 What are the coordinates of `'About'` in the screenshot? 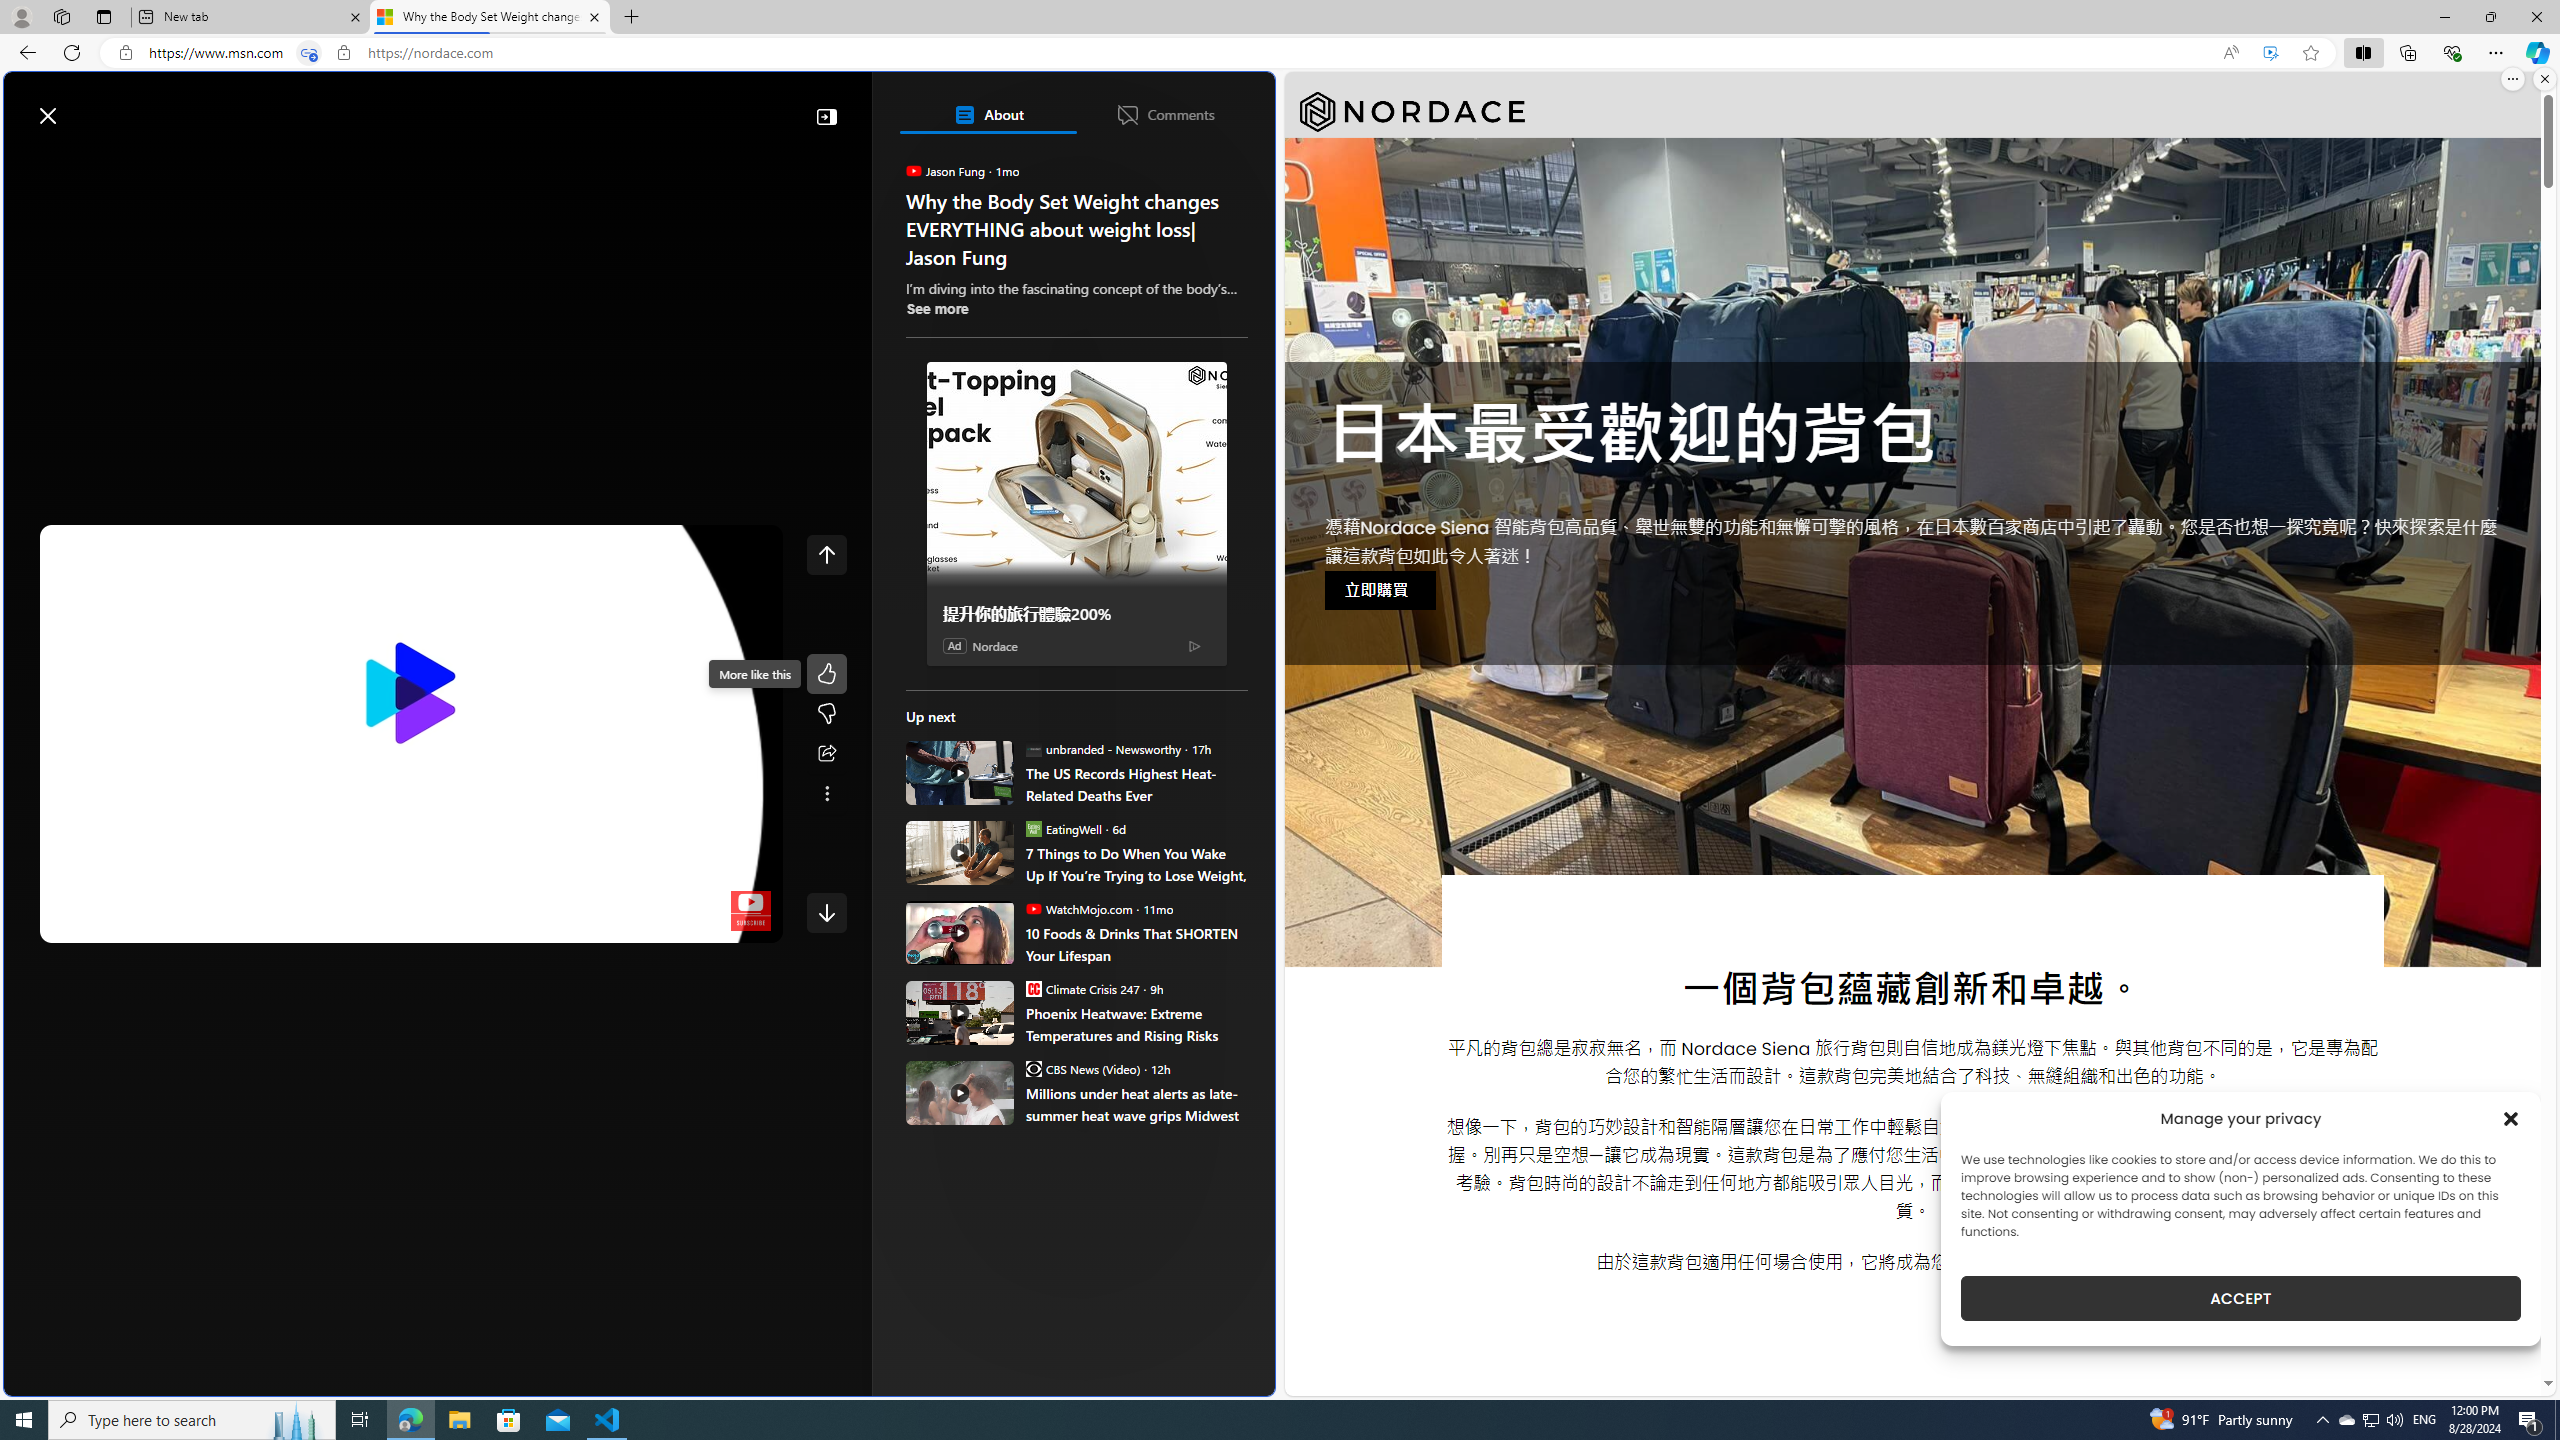 It's located at (987, 114).